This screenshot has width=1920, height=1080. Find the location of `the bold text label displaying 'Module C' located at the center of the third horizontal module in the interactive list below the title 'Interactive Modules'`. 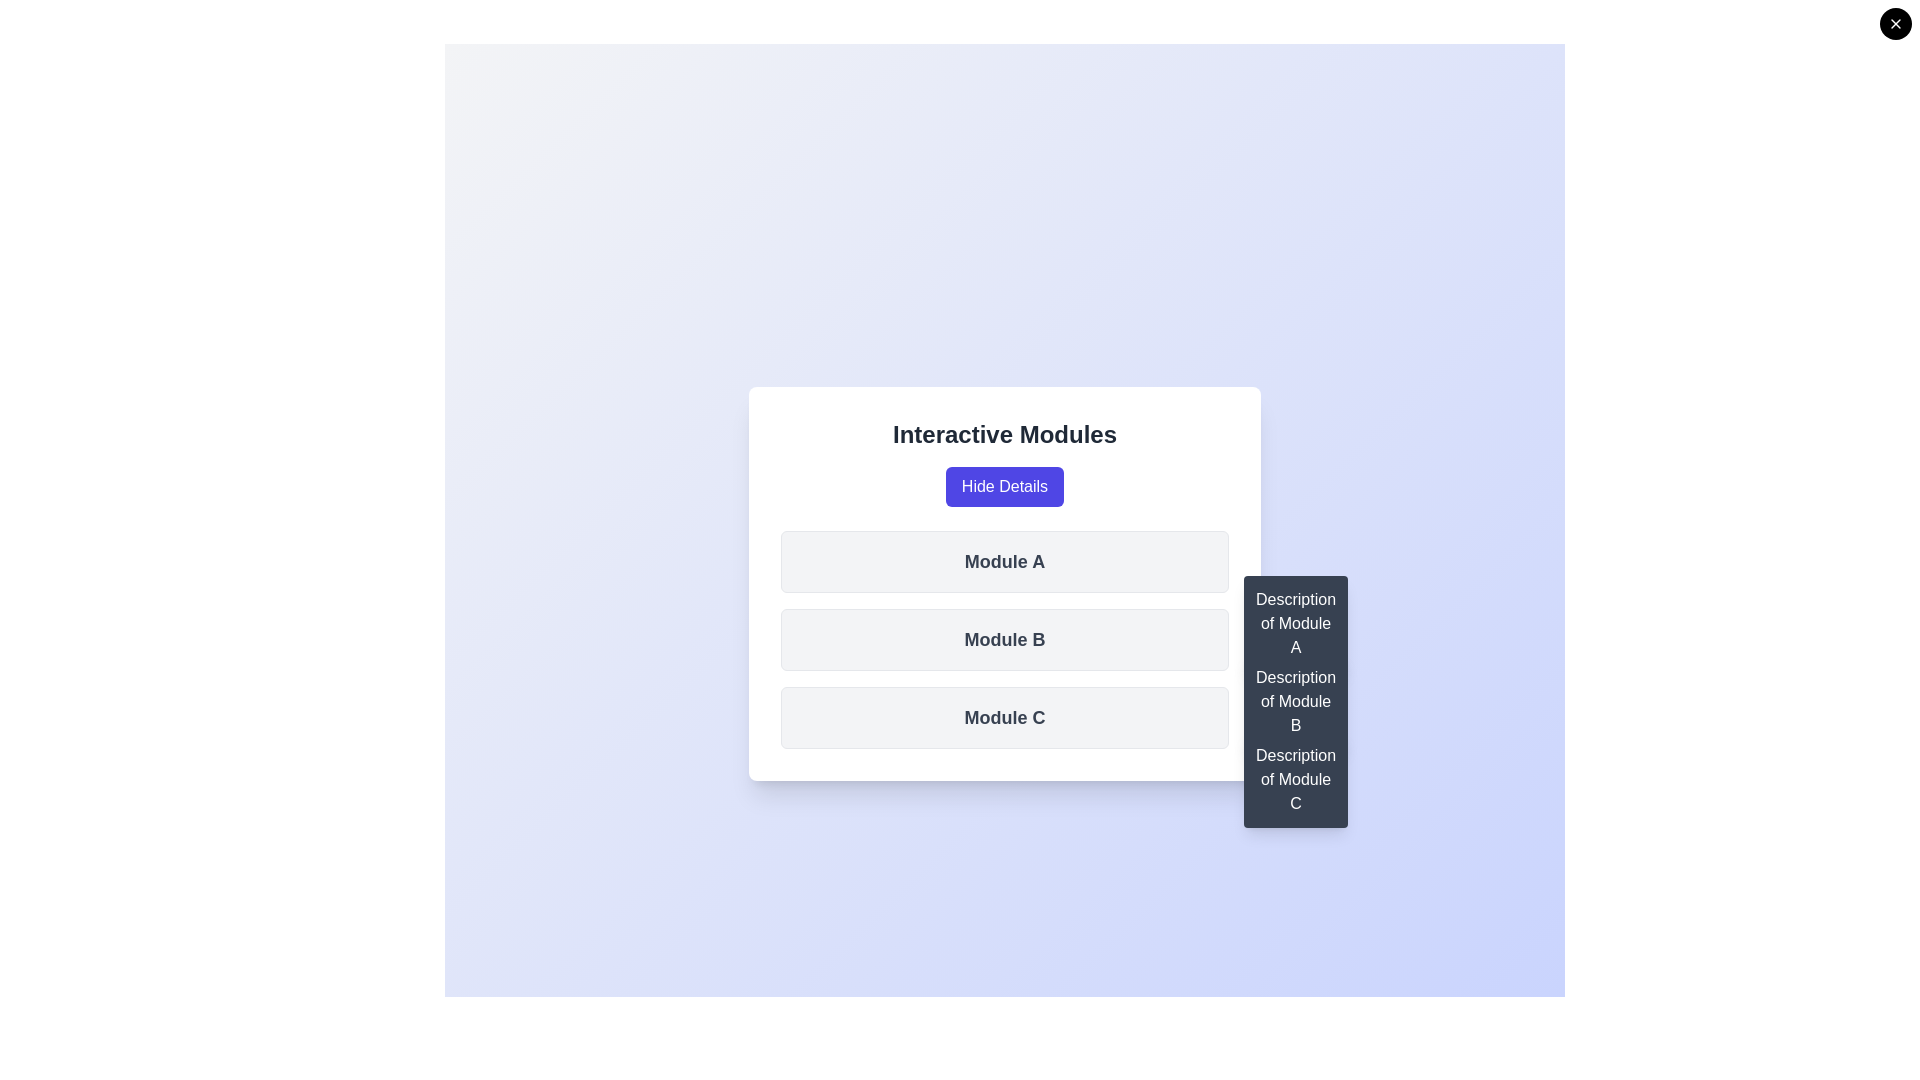

the bold text label displaying 'Module C' located at the center of the third horizontal module in the interactive list below the title 'Interactive Modules' is located at coordinates (1004, 716).